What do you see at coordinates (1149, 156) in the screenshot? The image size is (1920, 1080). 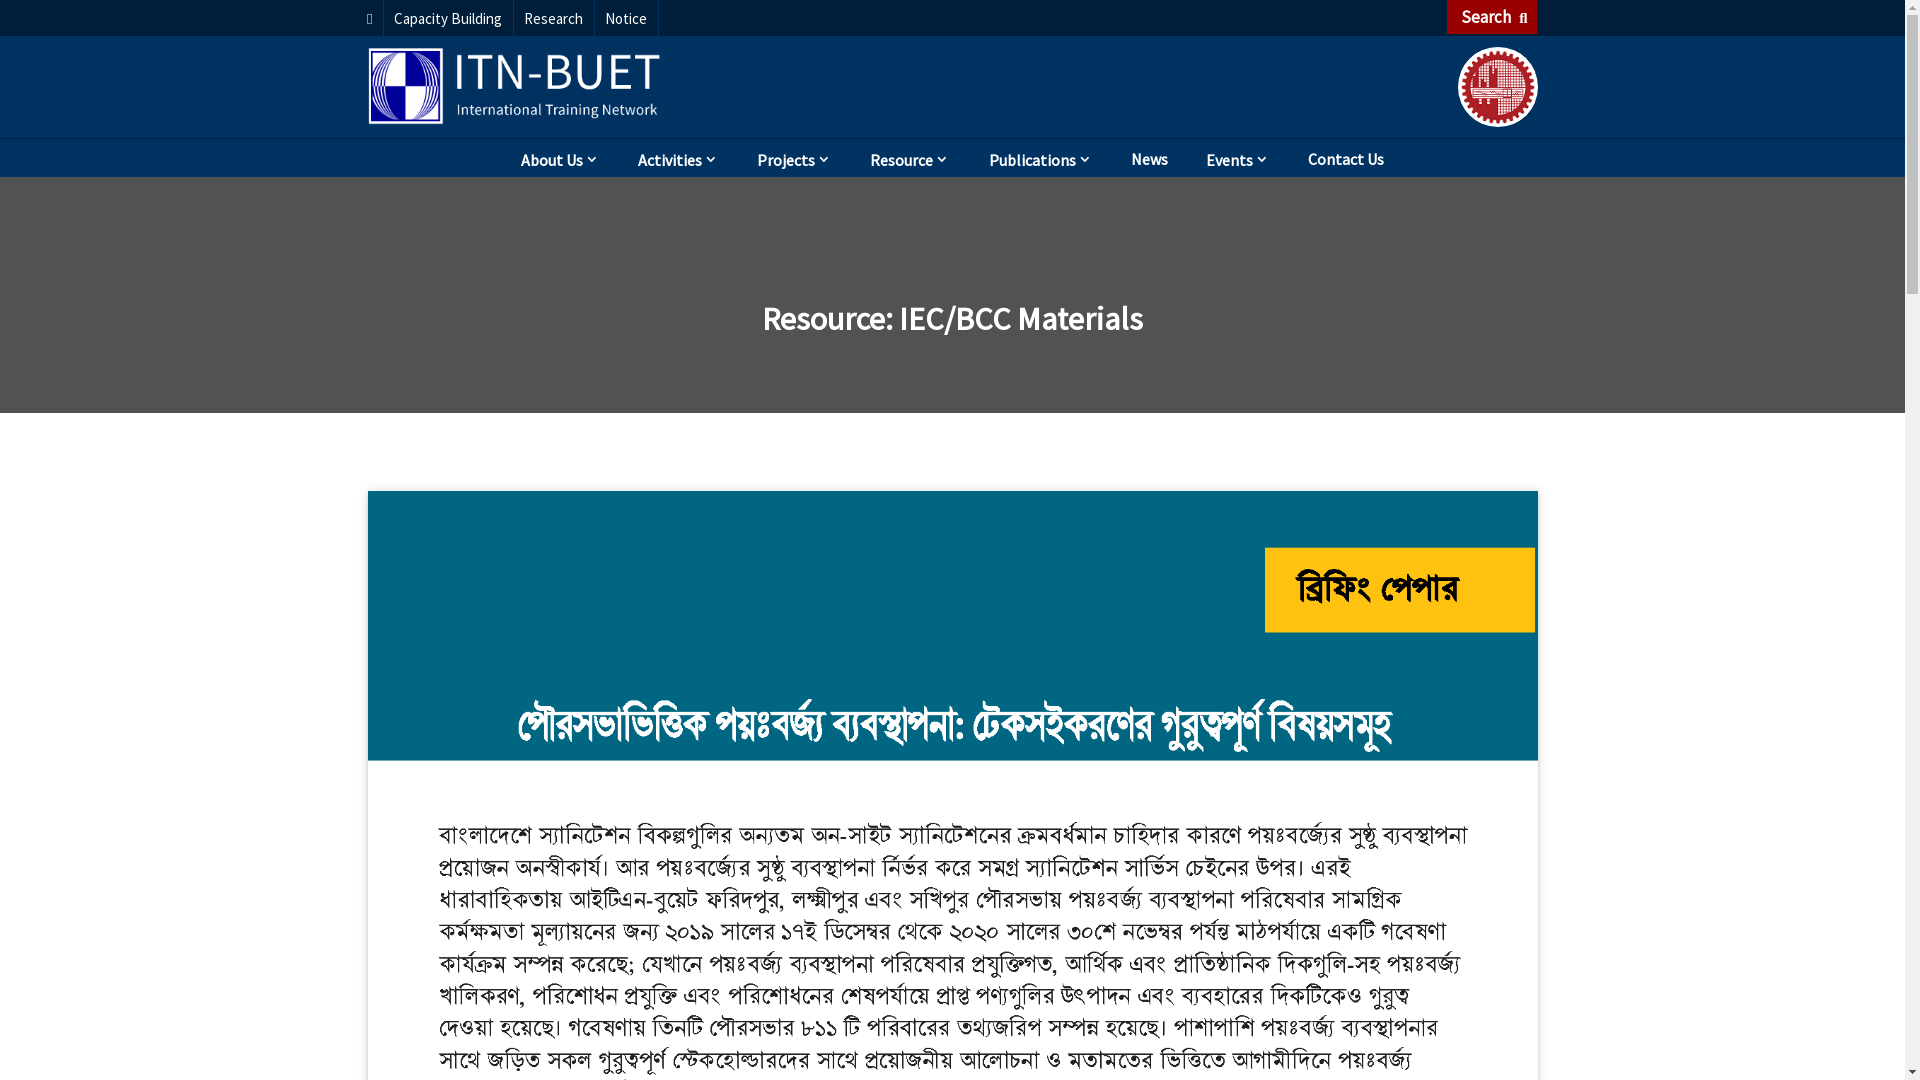 I see `'News'` at bounding box center [1149, 156].